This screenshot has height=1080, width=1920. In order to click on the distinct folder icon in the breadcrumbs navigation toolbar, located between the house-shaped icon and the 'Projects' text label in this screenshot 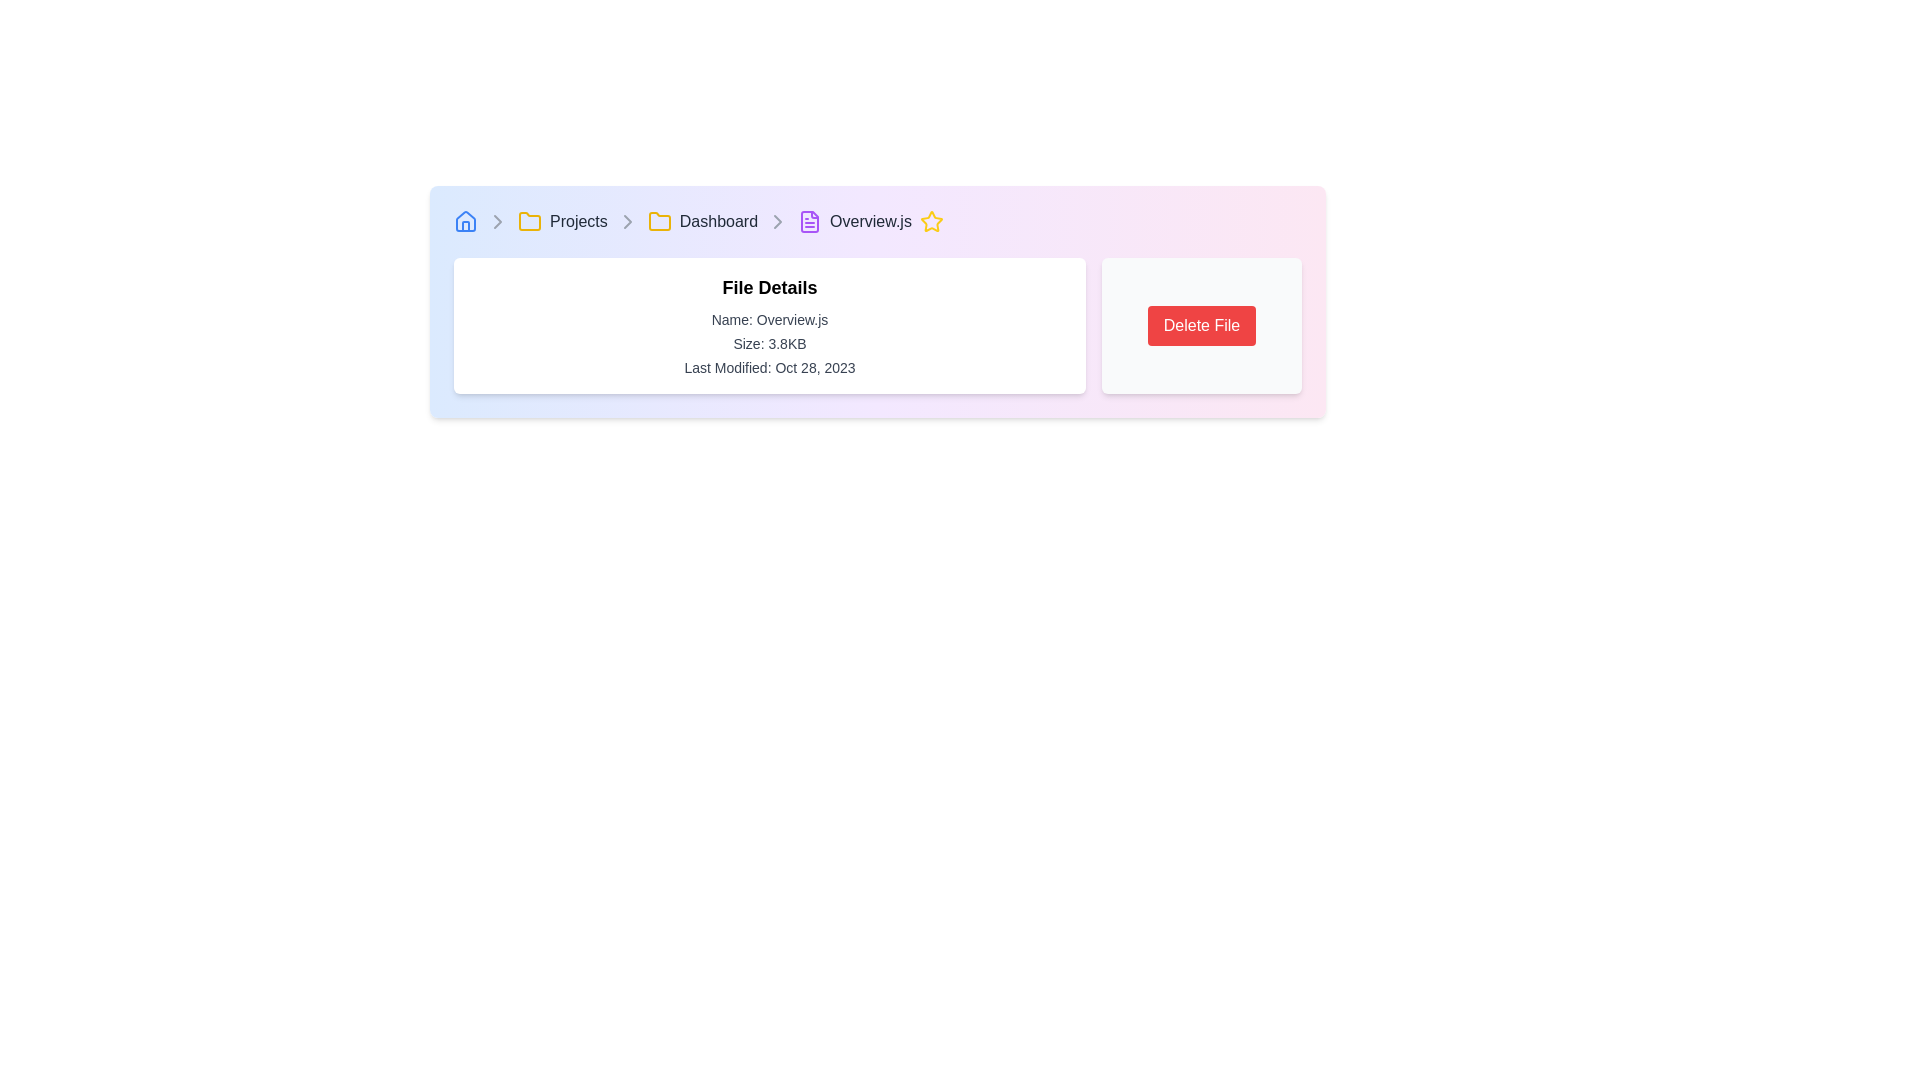, I will do `click(529, 221)`.